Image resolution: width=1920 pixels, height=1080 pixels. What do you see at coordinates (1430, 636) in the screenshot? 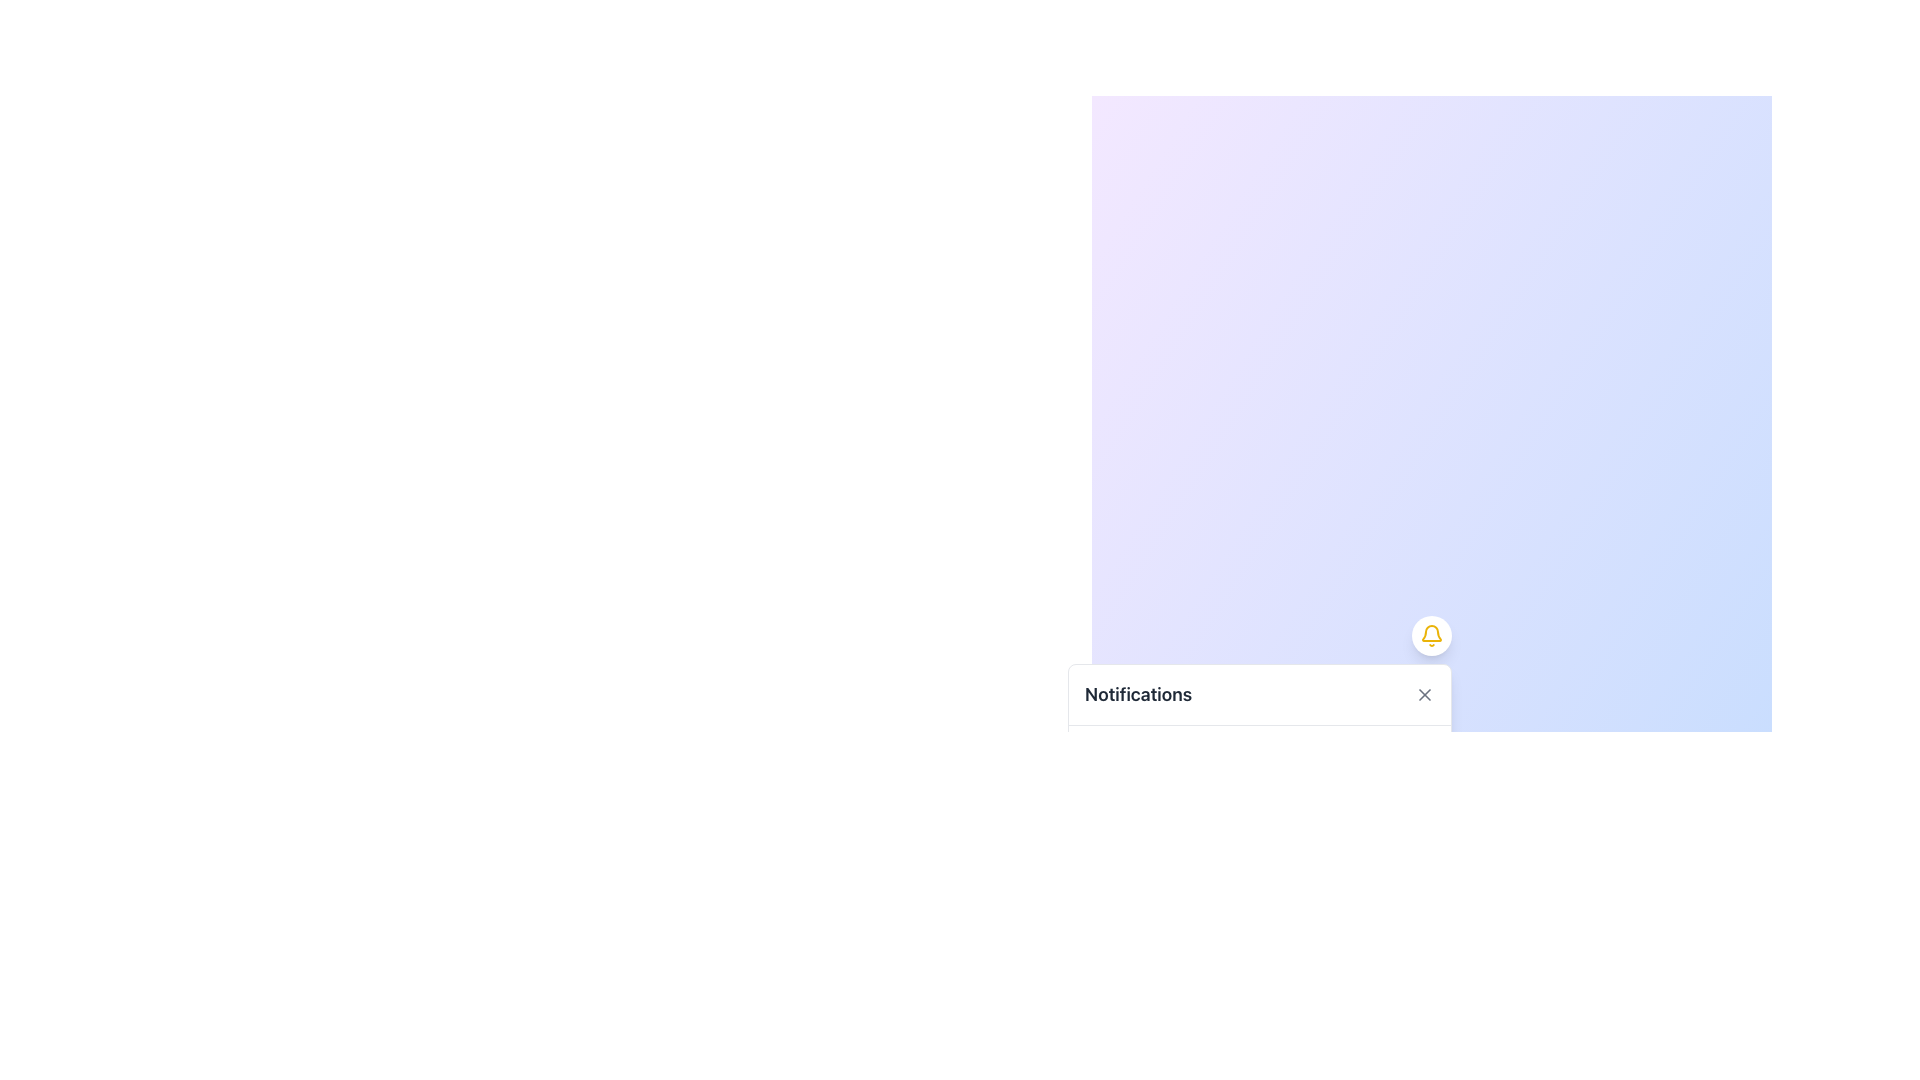
I see `the circular button with a yellow bell icon located in the upper-right corner of the notification card to initiate an action` at bounding box center [1430, 636].